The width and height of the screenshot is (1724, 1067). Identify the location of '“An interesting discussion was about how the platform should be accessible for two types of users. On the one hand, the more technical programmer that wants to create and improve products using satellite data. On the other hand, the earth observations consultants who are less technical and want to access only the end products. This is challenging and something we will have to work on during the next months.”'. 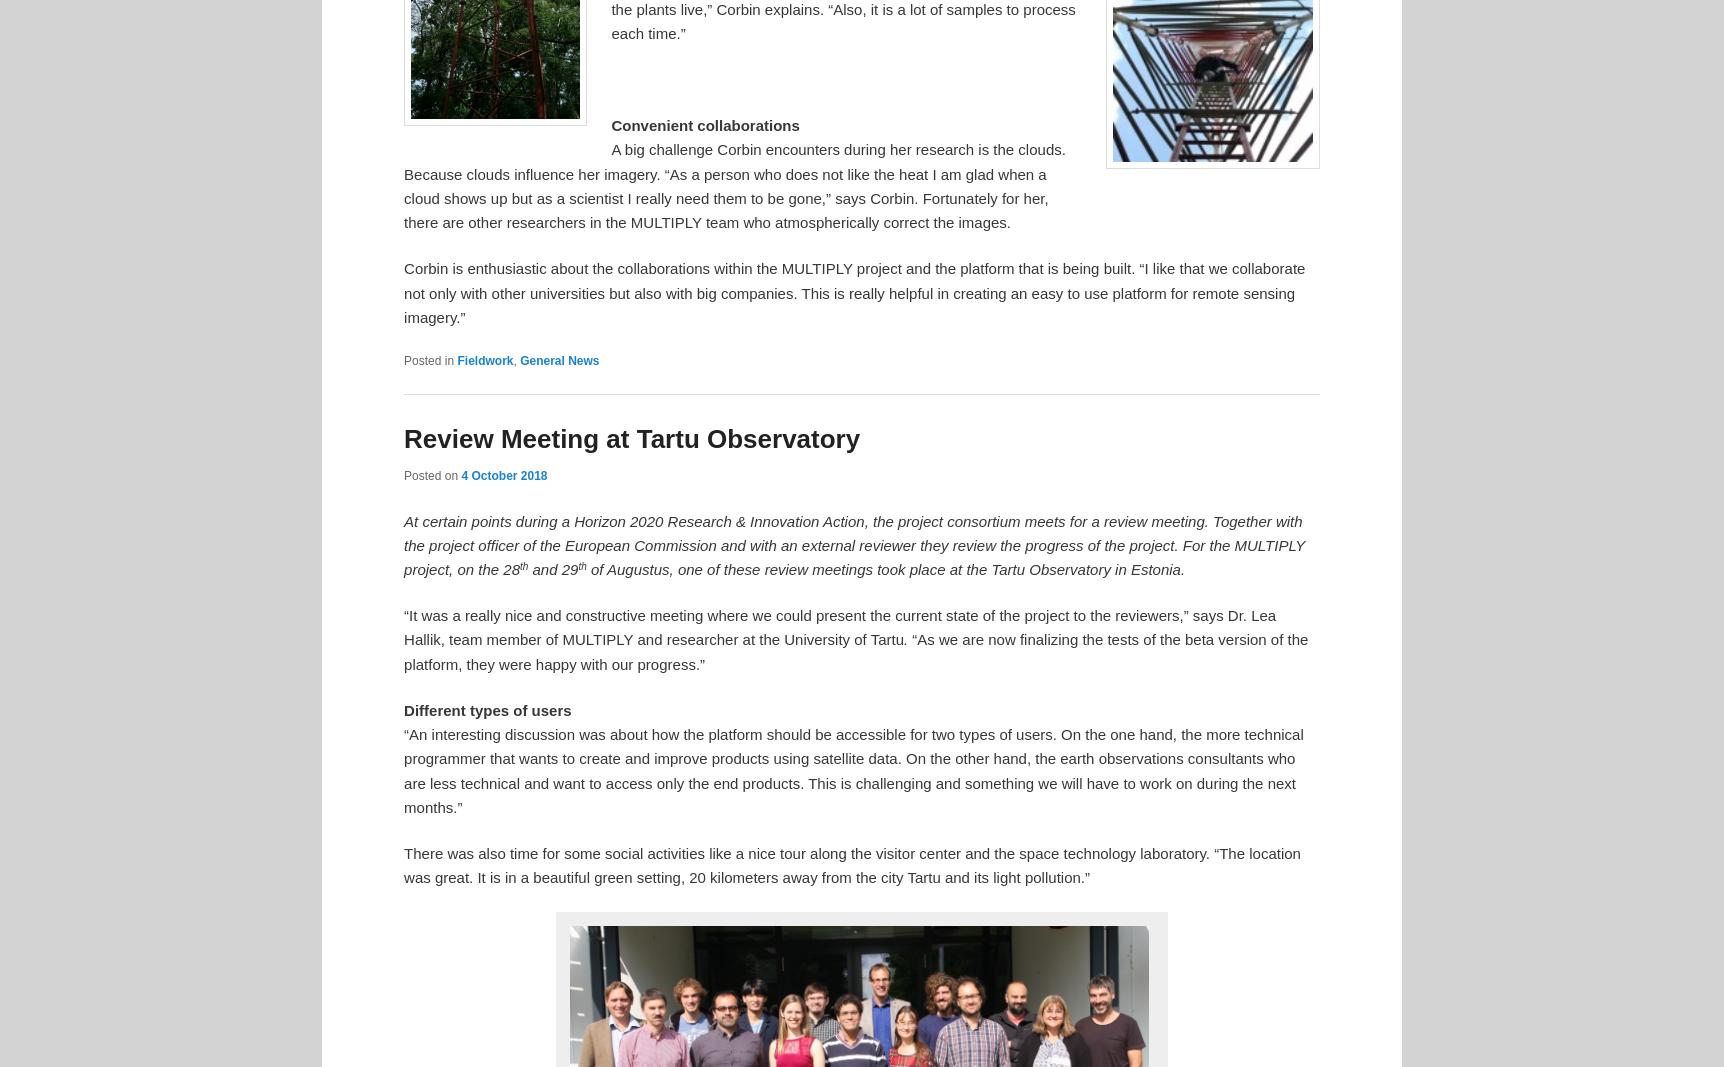
(852, 769).